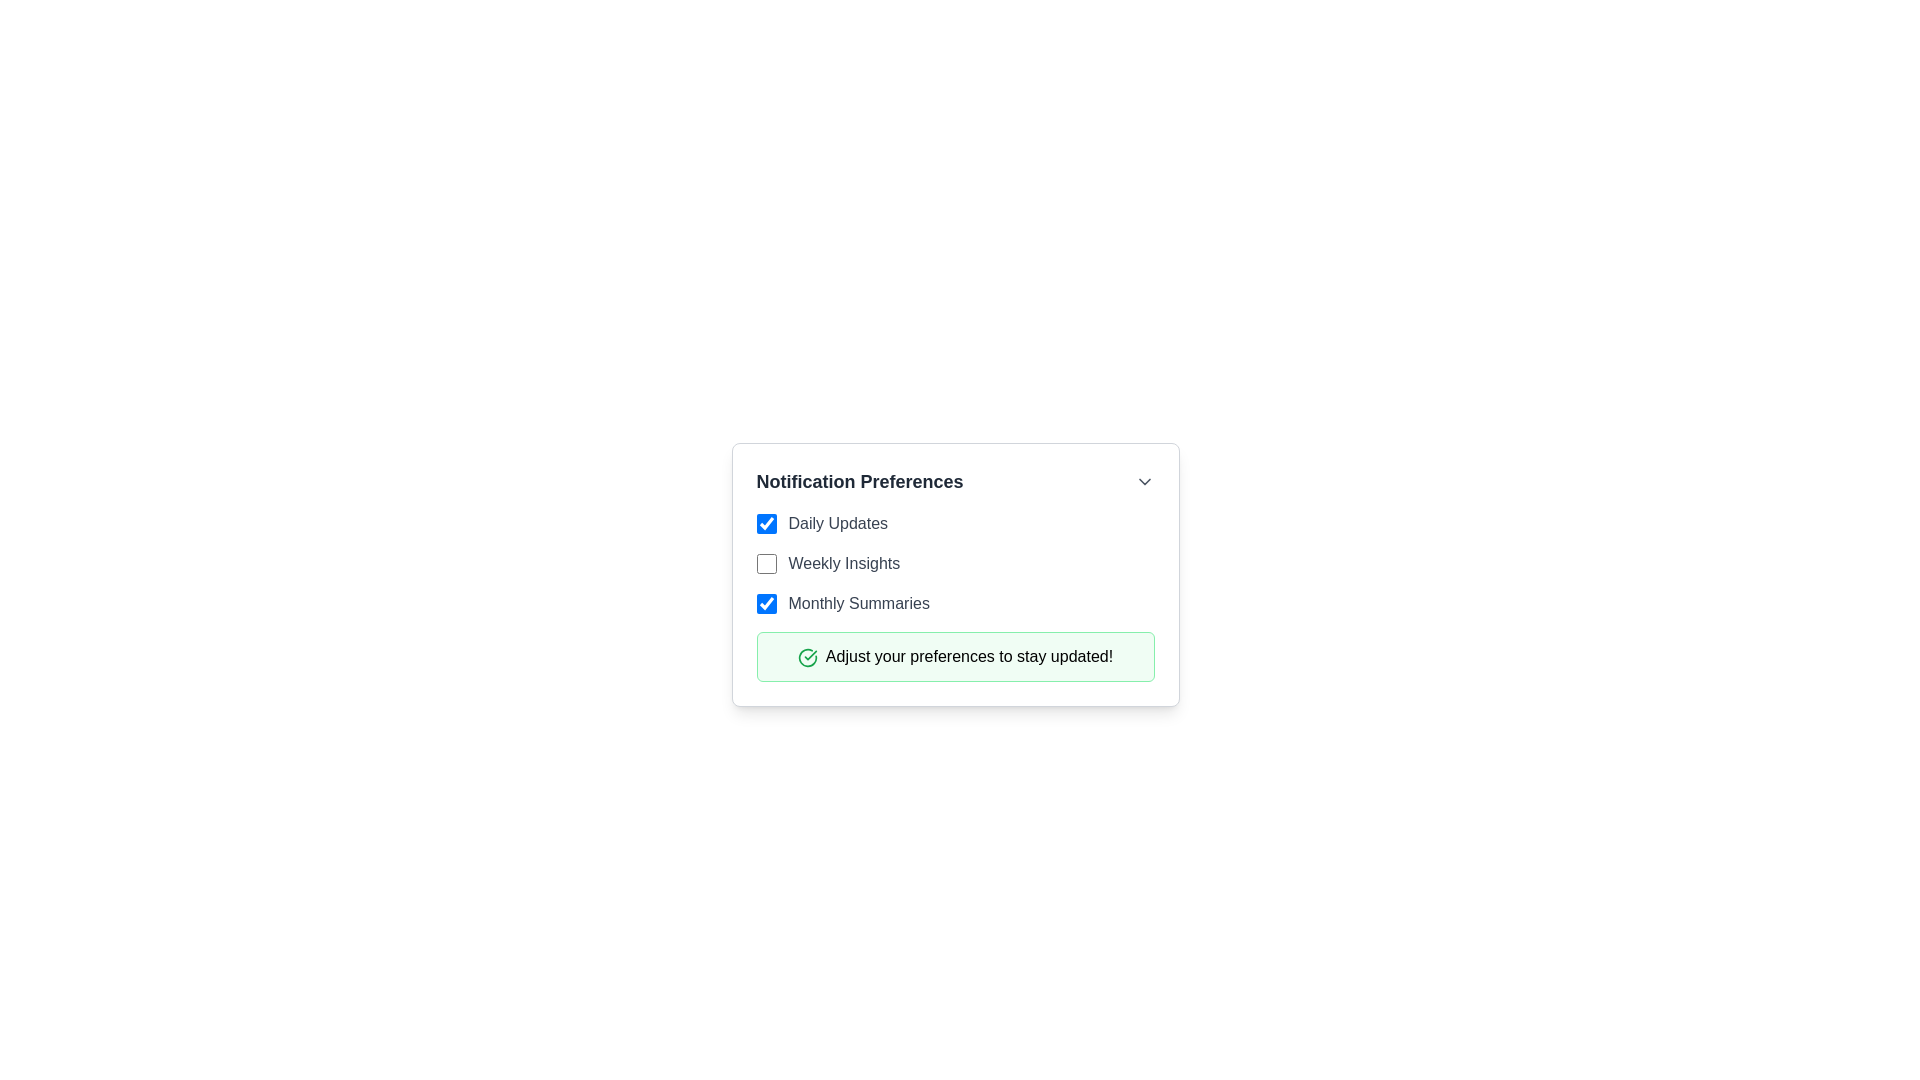 Image resolution: width=1920 pixels, height=1080 pixels. Describe the element at coordinates (765, 563) in the screenshot. I see `the checkbox located on the second line of the 'Notification Preferences' section` at that location.